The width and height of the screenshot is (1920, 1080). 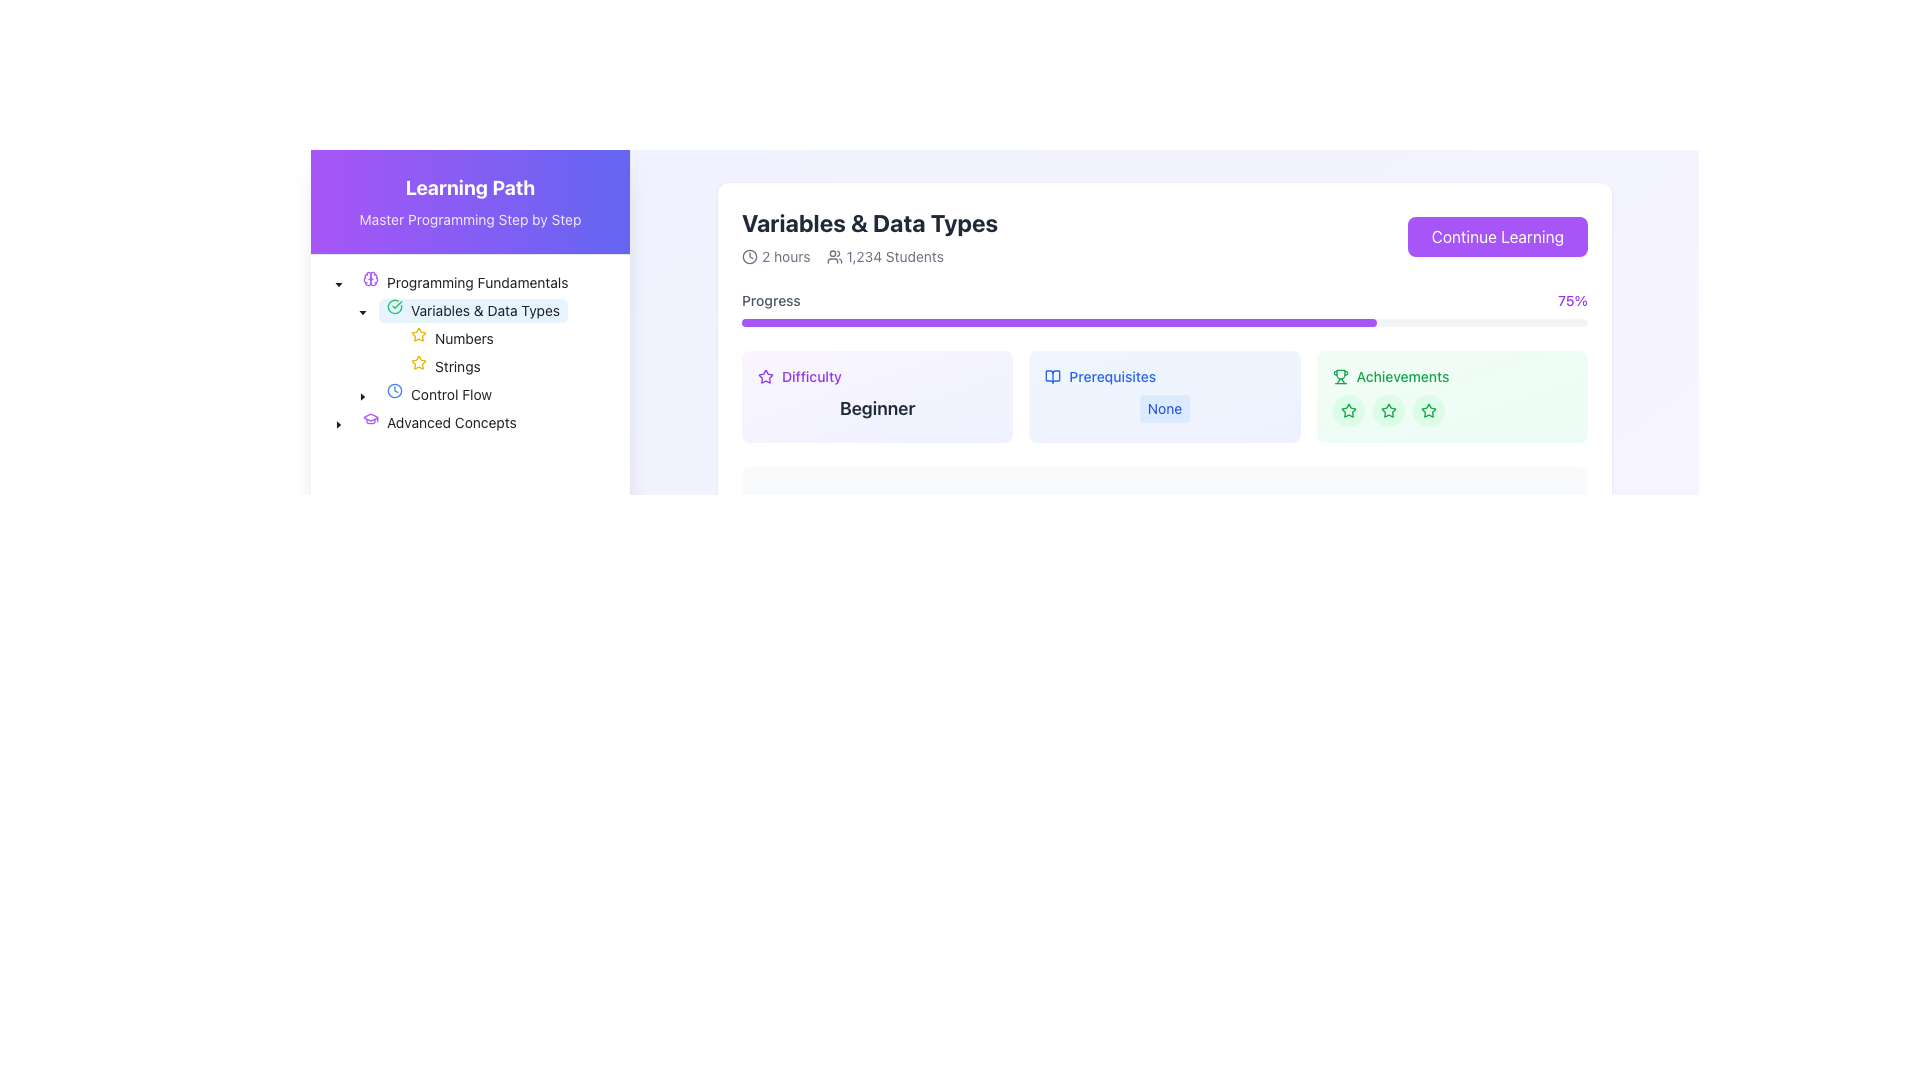 What do you see at coordinates (417, 362) in the screenshot?
I see `the star icon located to the left of the 'Numbers' text in the 'Variables & Data Types' section of the 'Programming Fundamentals' menu` at bounding box center [417, 362].